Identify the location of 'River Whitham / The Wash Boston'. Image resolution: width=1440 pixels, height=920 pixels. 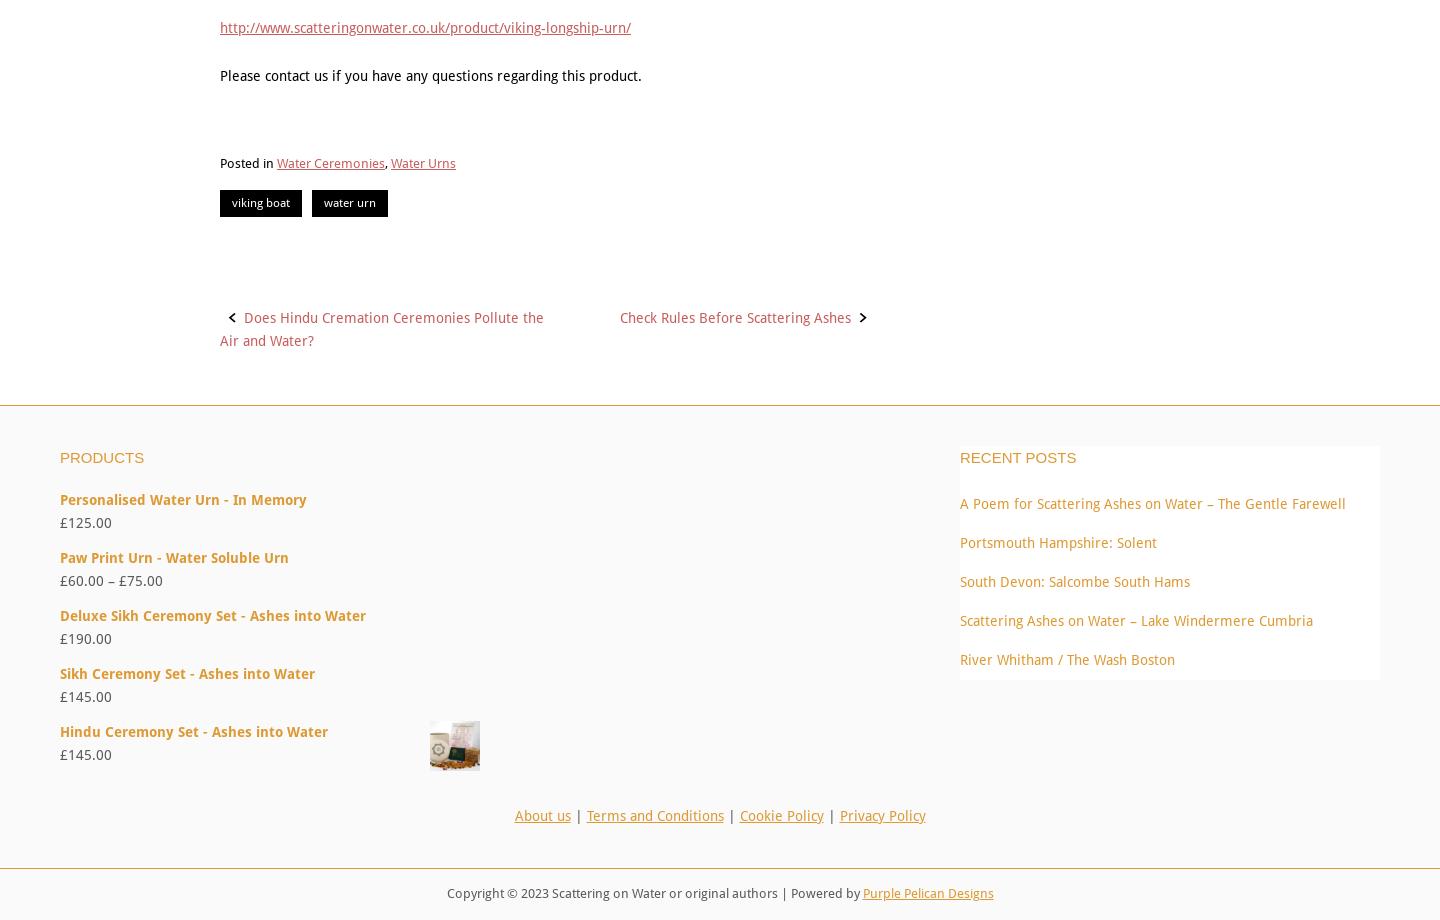
(1067, 657).